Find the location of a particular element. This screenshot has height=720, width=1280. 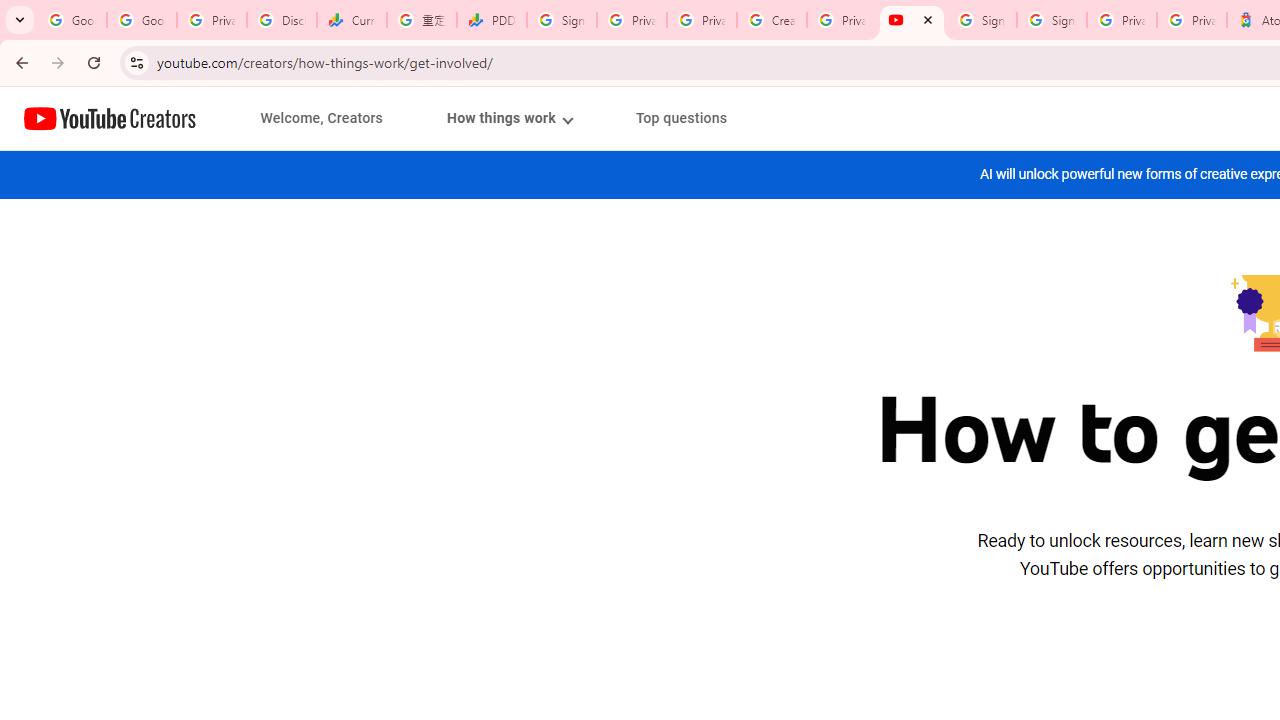

'Home page' is located at coordinates (109, 118).